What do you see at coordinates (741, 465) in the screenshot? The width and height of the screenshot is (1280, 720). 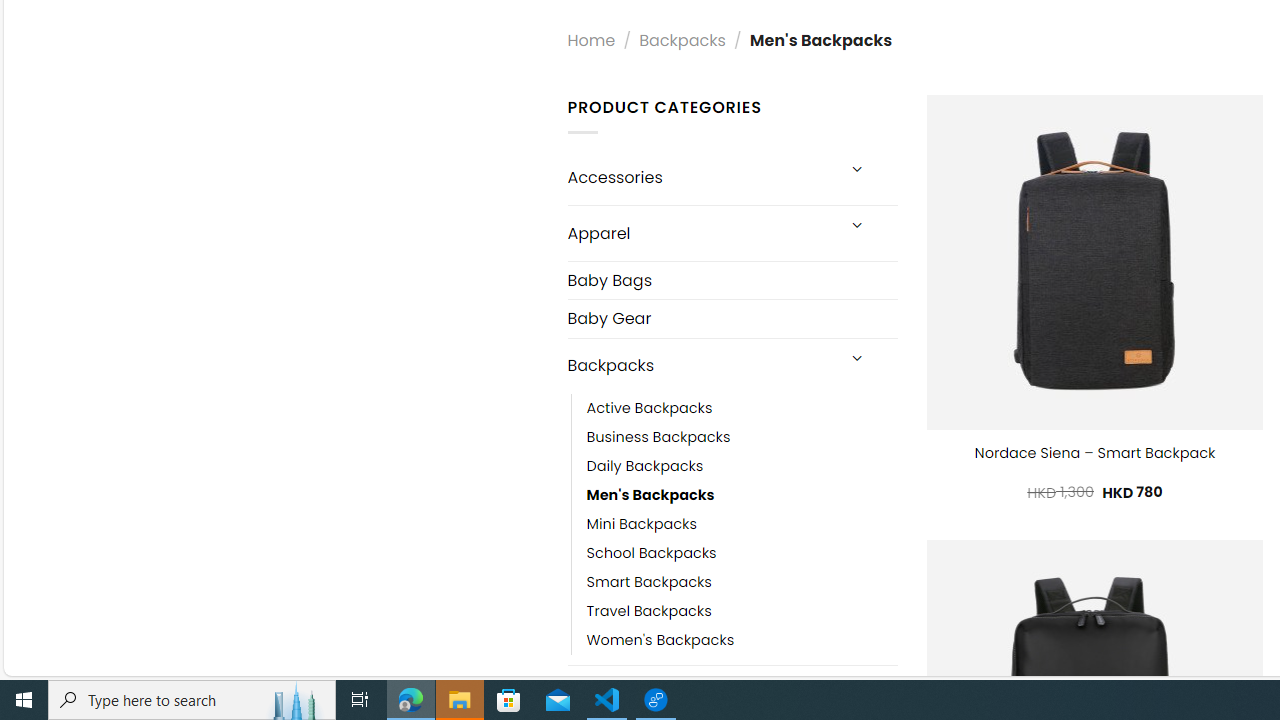 I see `'Daily Backpacks'` at bounding box center [741, 465].